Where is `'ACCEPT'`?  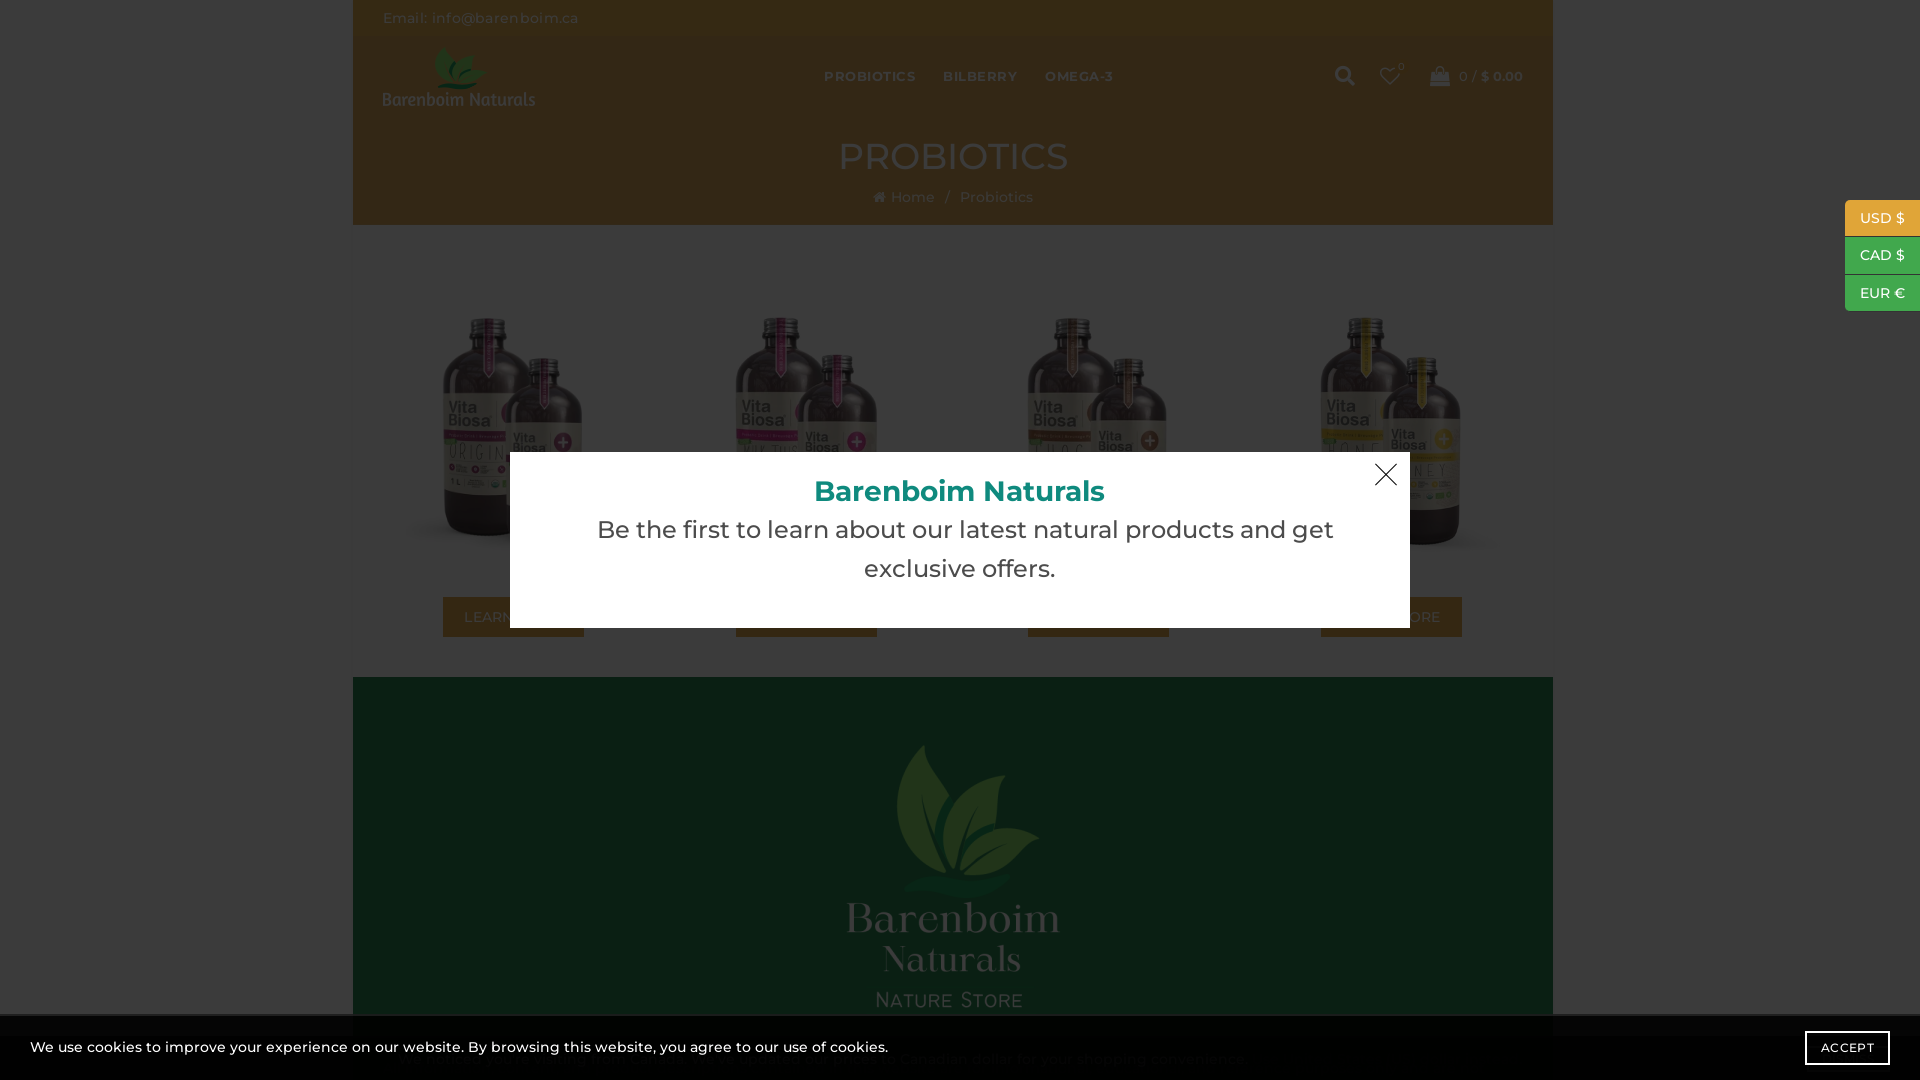 'ACCEPT' is located at coordinates (1846, 1047).